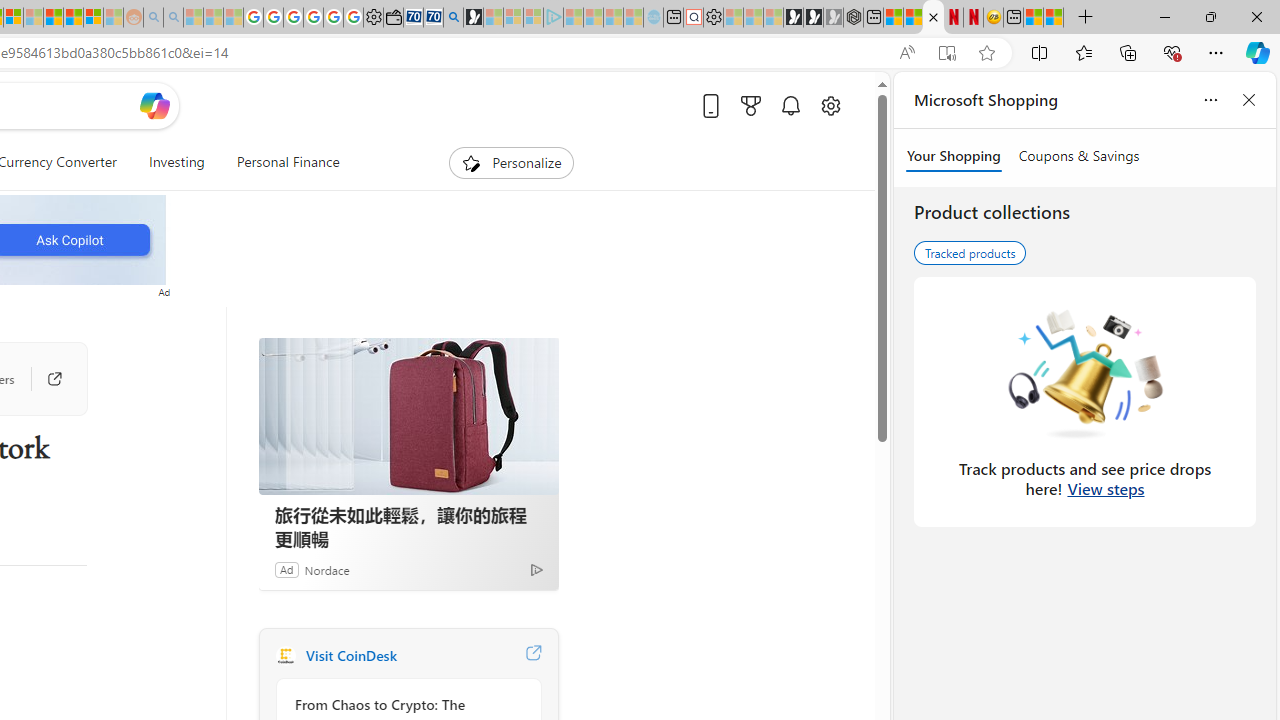  I want to click on 'Wildlife - MSN', so click(1033, 17).